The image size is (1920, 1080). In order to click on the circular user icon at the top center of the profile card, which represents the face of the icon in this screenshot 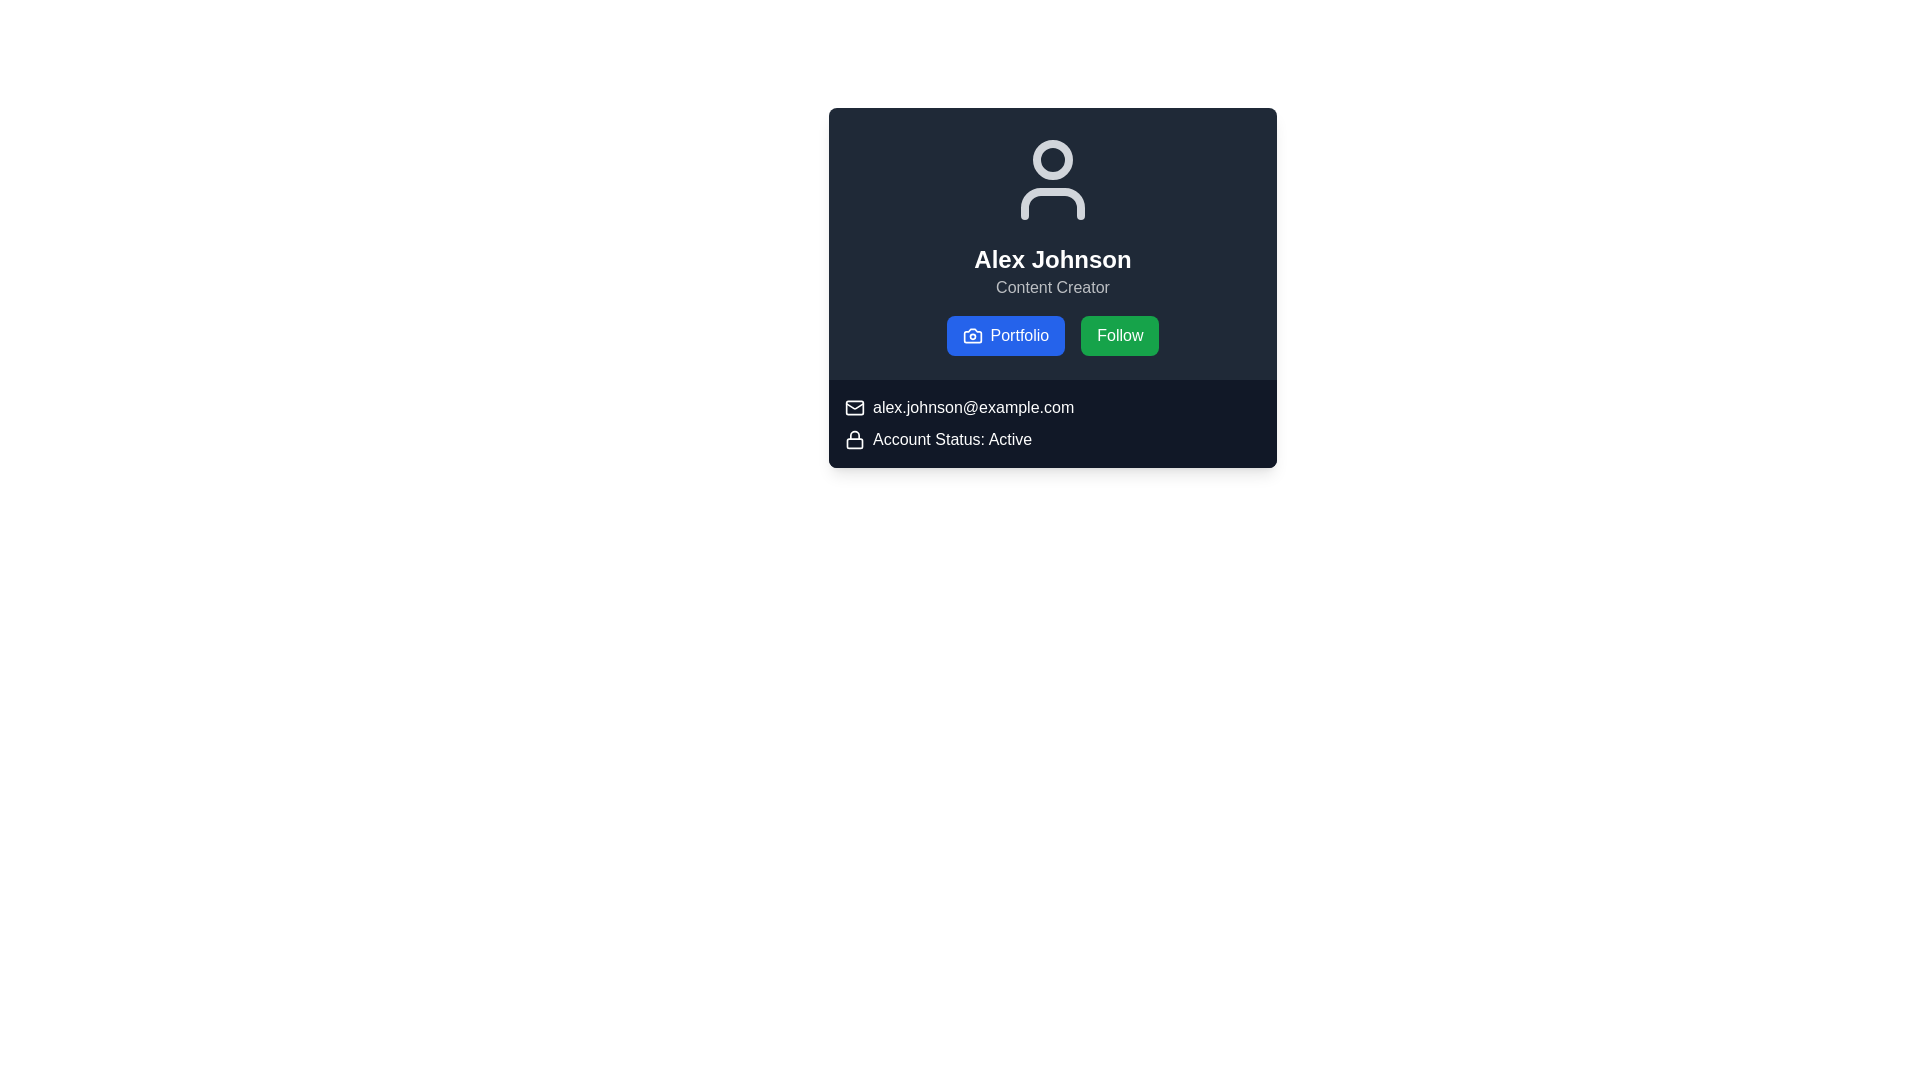, I will do `click(1051, 158)`.